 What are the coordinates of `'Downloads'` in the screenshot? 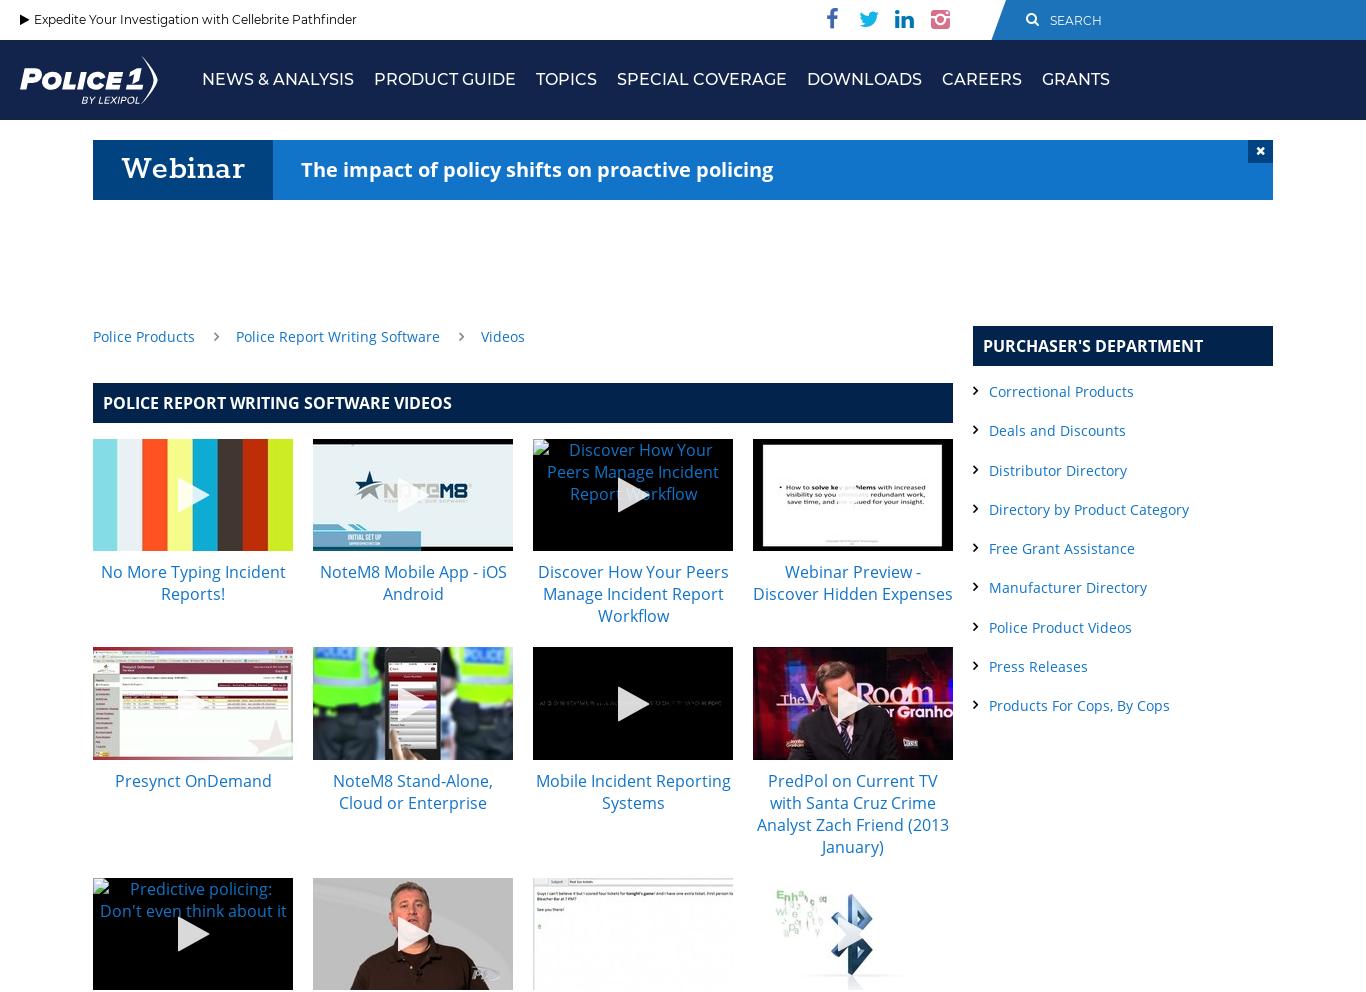 It's located at (863, 79).